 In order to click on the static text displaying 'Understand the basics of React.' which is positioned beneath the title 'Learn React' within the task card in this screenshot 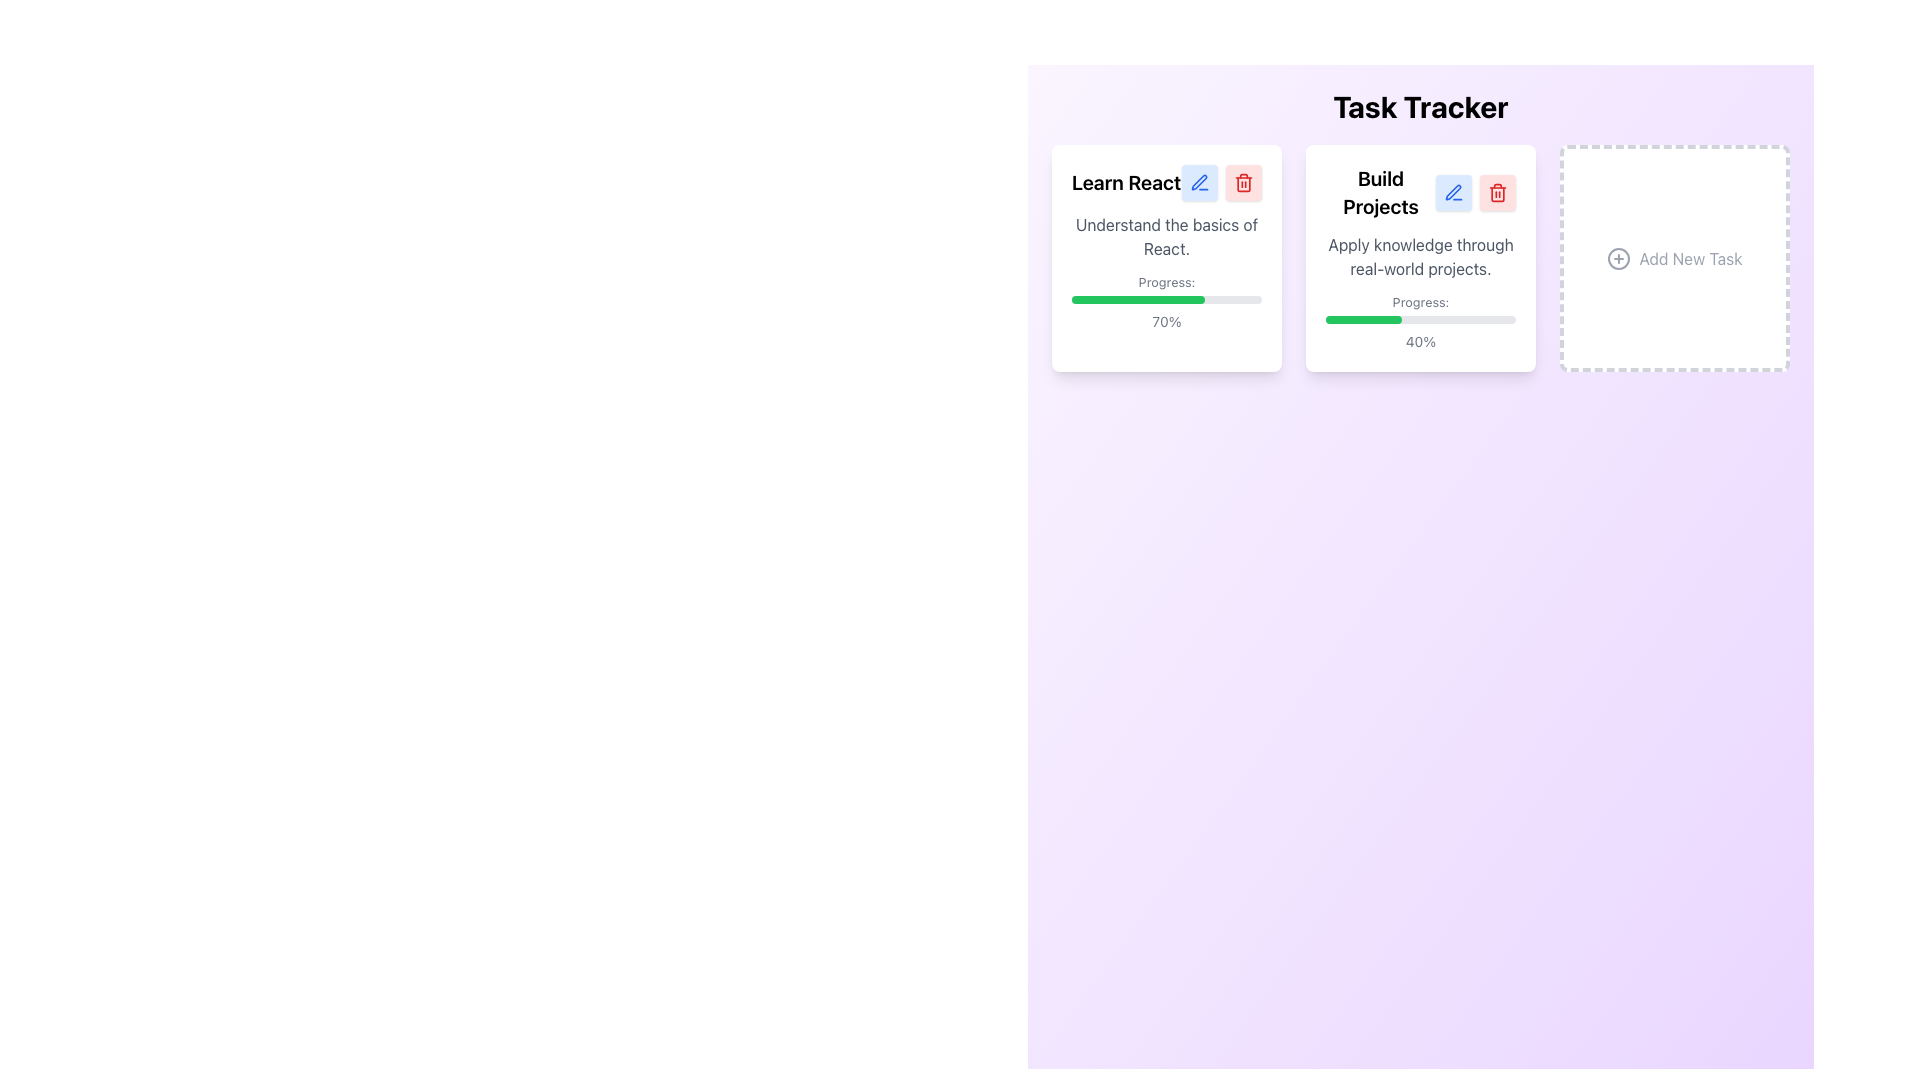, I will do `click(1166, 235)`.